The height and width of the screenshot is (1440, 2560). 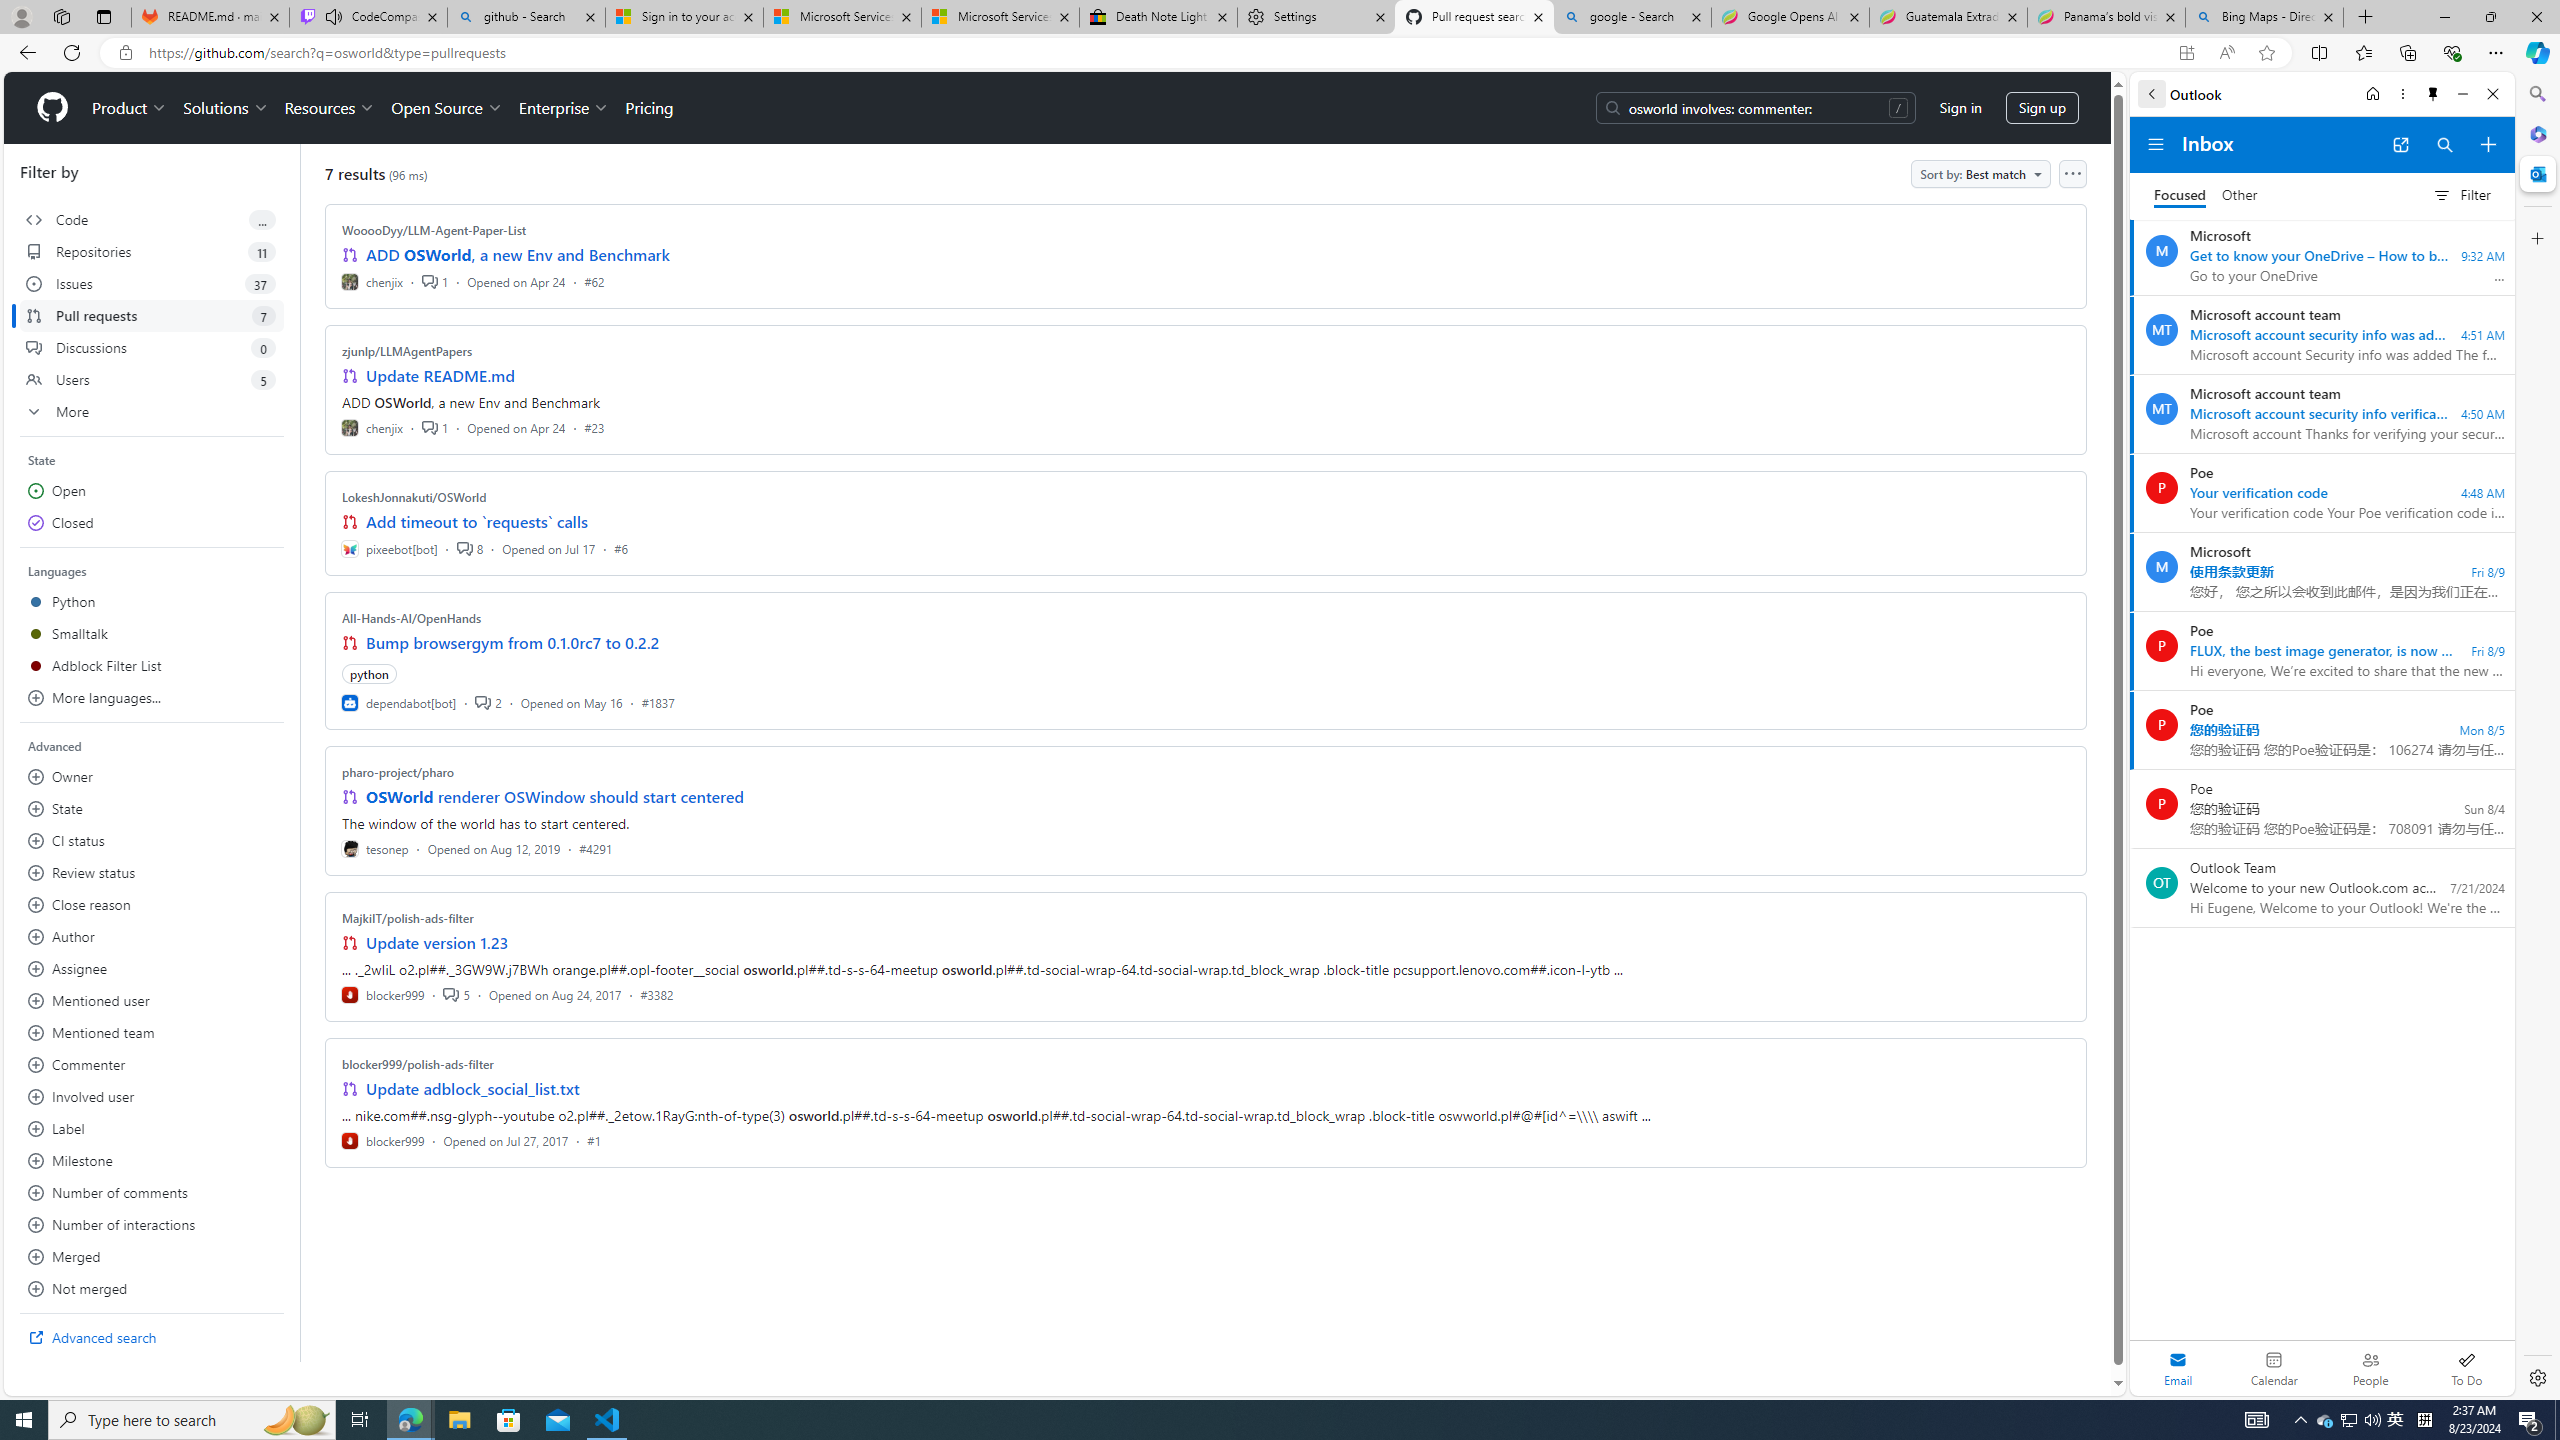 What do you see at coordinates (2461, 195) in the screenshot?
I see `'Filter'` at bounding box center [2461, 195].